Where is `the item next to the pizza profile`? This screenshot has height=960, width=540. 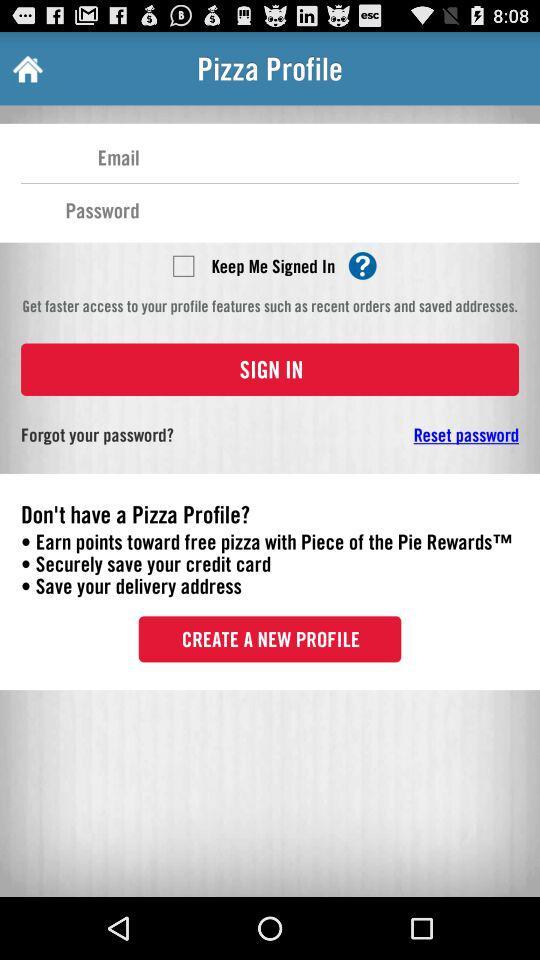
the item next to the pizza profile is located at coordinates (25, 68).